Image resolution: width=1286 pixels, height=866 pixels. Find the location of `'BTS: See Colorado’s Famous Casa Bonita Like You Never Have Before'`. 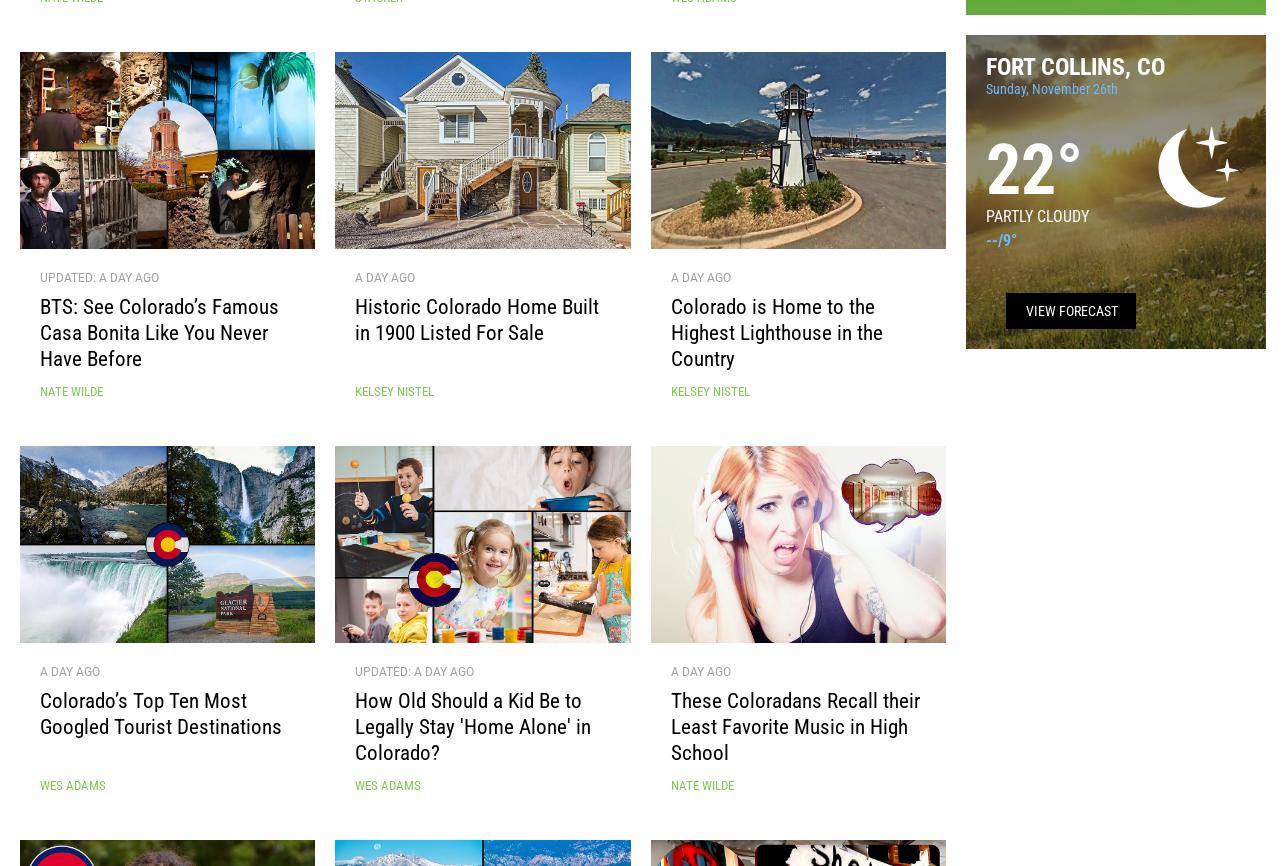

'BTS: See Colorado’s Famous Casa Bonita Like You Never Have Before' is located at coordinates (159, 340).